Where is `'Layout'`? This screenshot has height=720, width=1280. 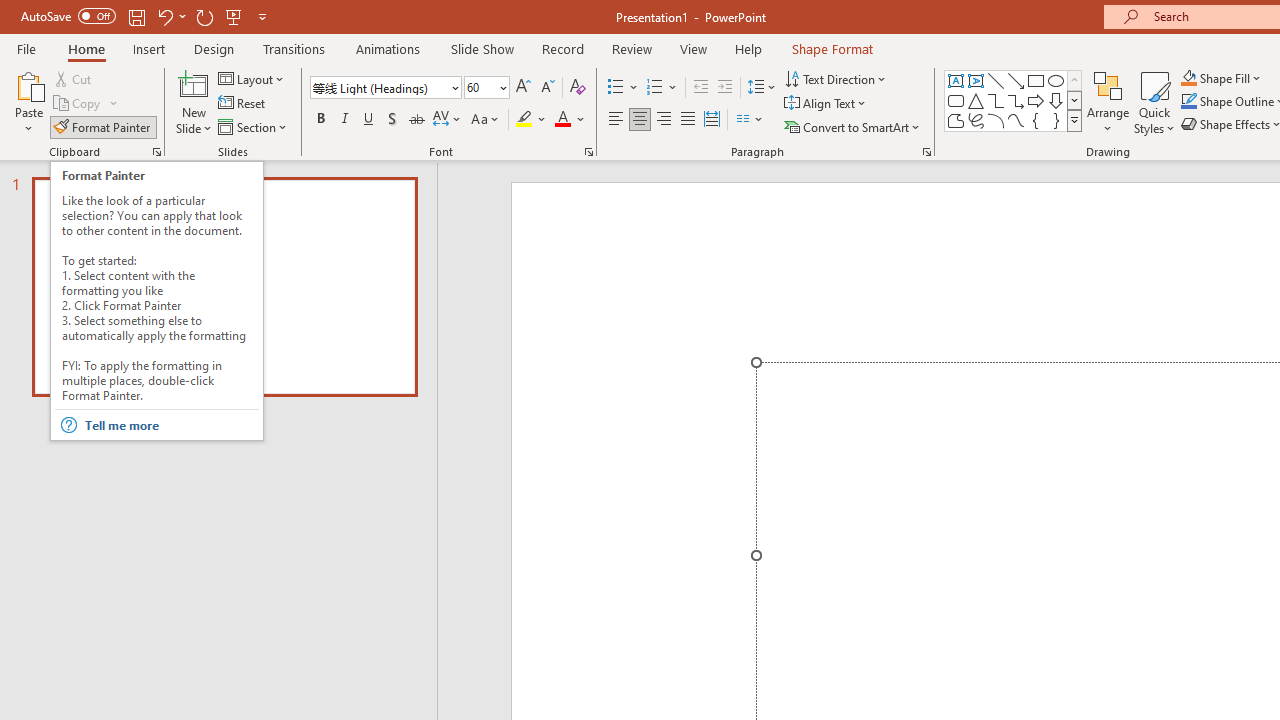 'Layout' is located at coordinates (251, 78).